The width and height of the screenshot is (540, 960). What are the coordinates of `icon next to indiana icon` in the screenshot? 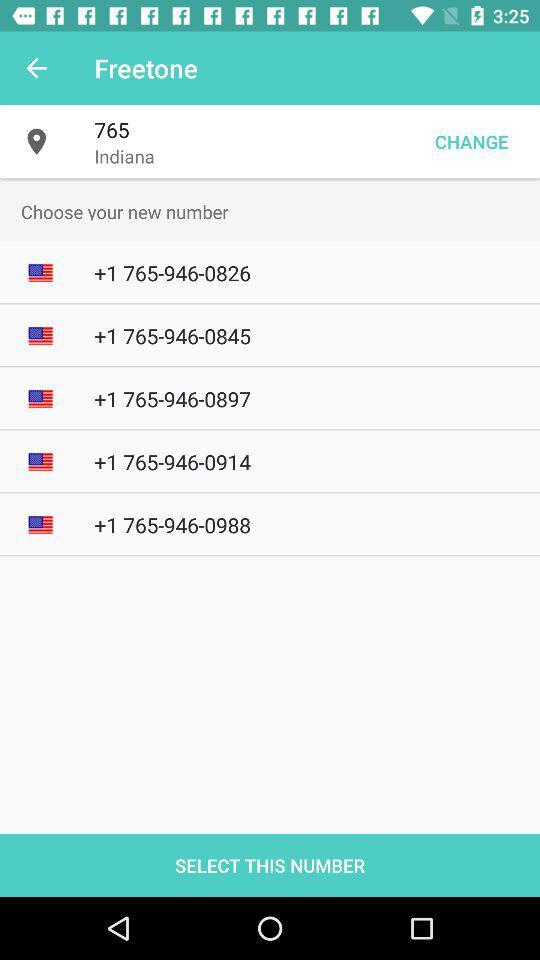 It's located at (471, 140).